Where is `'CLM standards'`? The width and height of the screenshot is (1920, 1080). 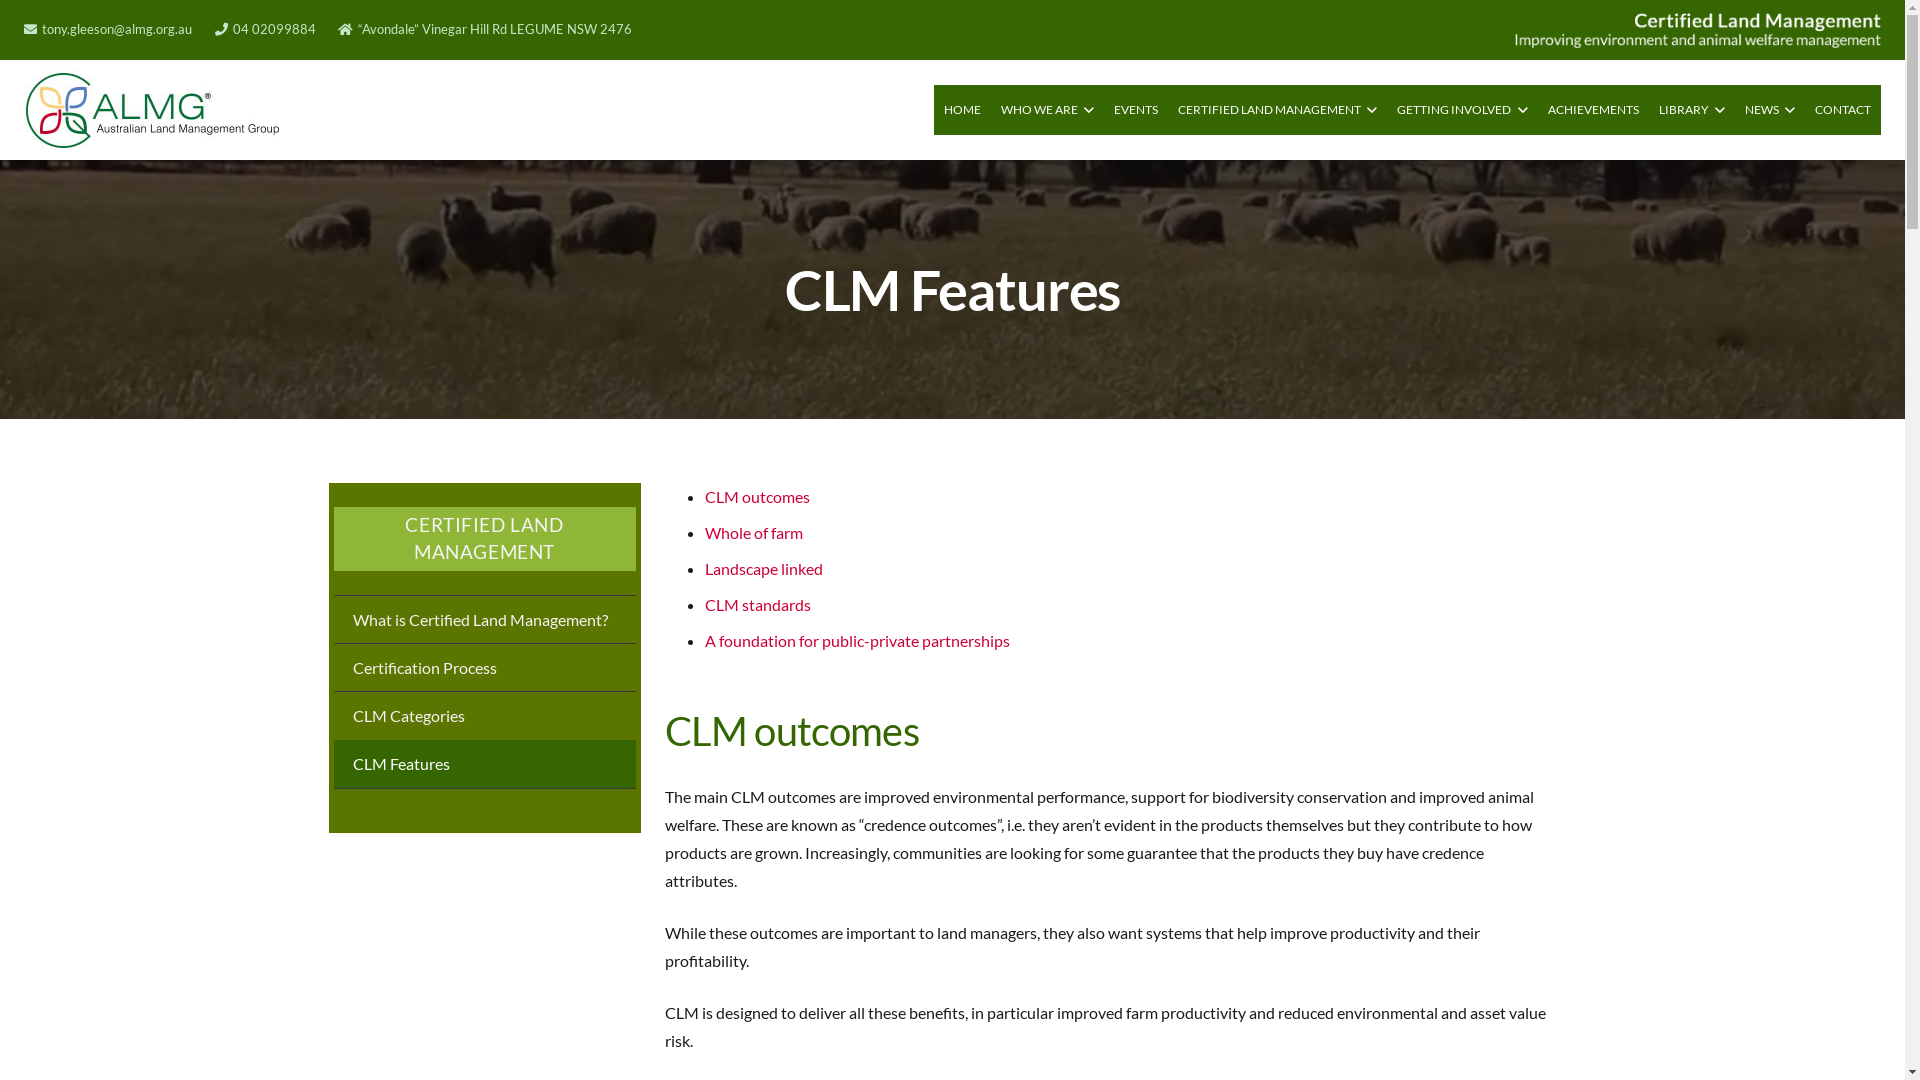 'CLM standards' is located at coordinates (756, 603).